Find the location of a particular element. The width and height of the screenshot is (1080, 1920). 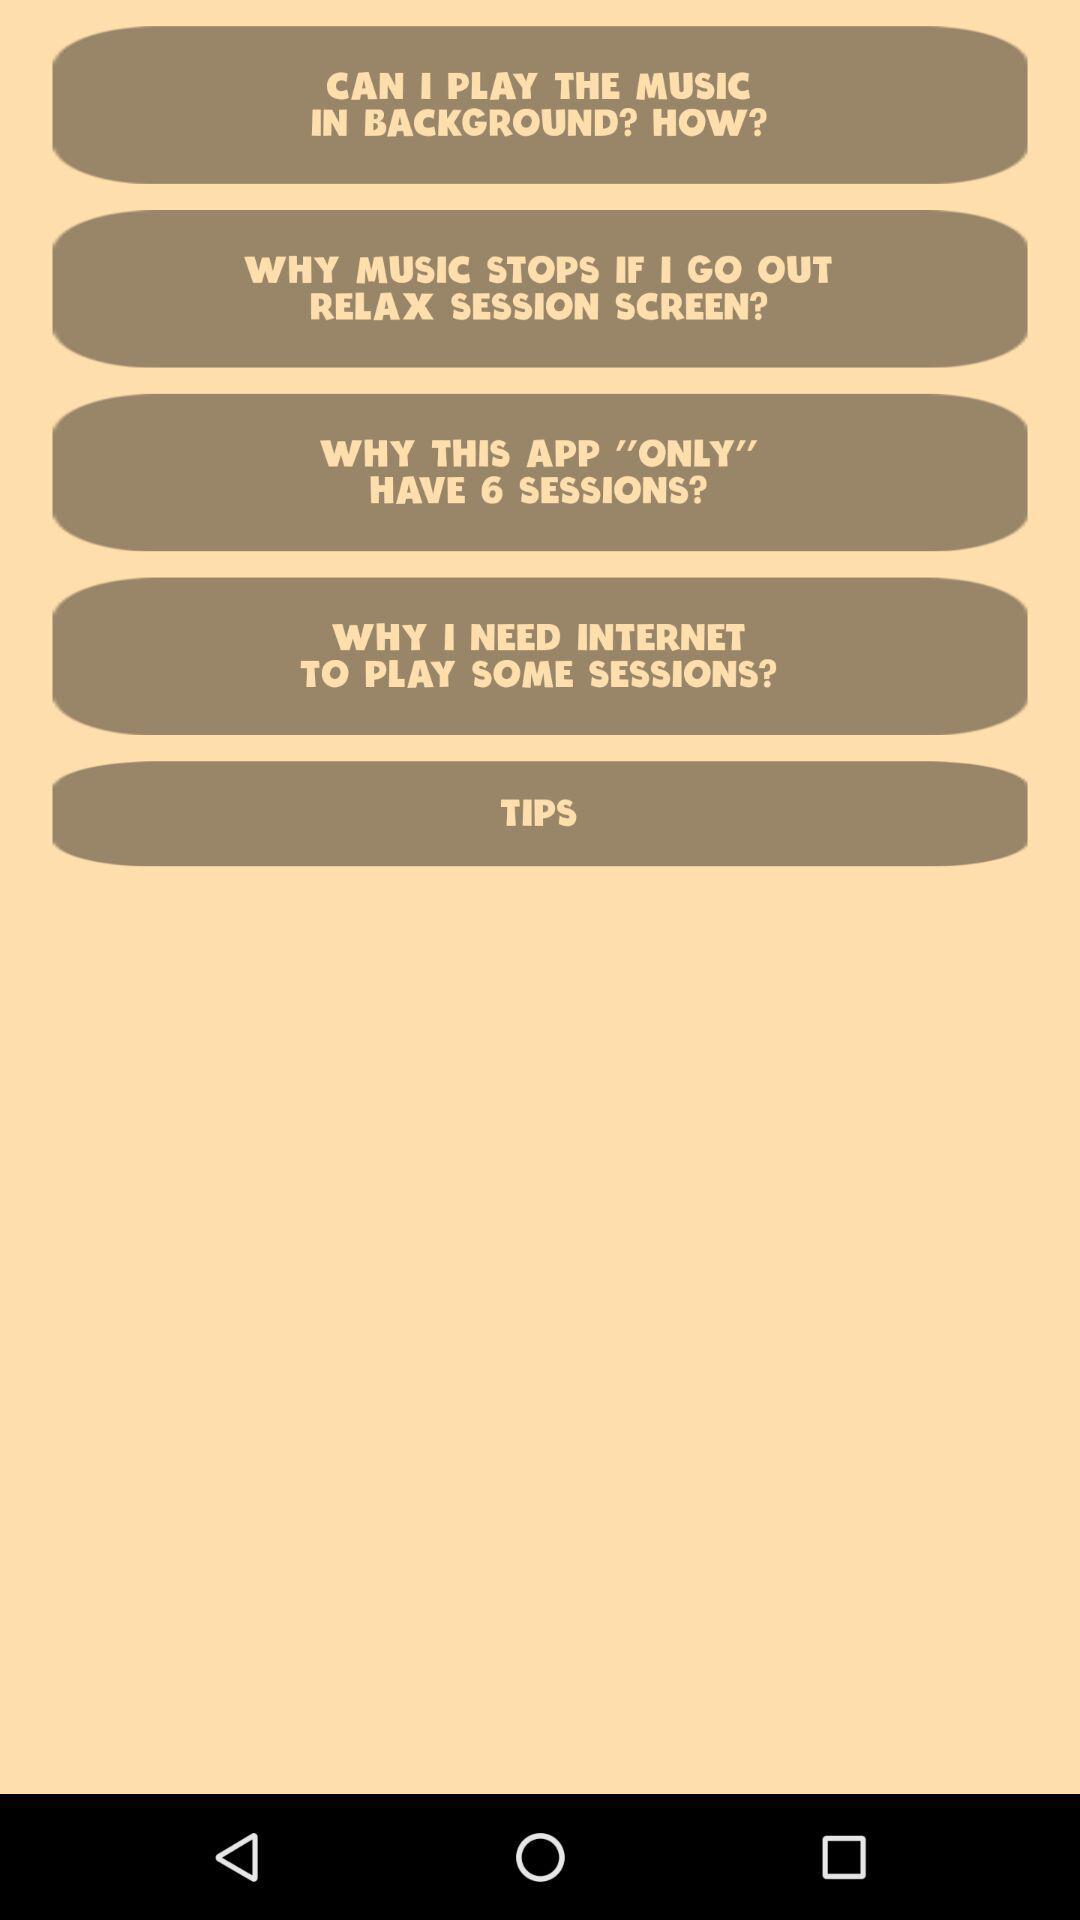

why music stops item is located at coordinates (540, 287).